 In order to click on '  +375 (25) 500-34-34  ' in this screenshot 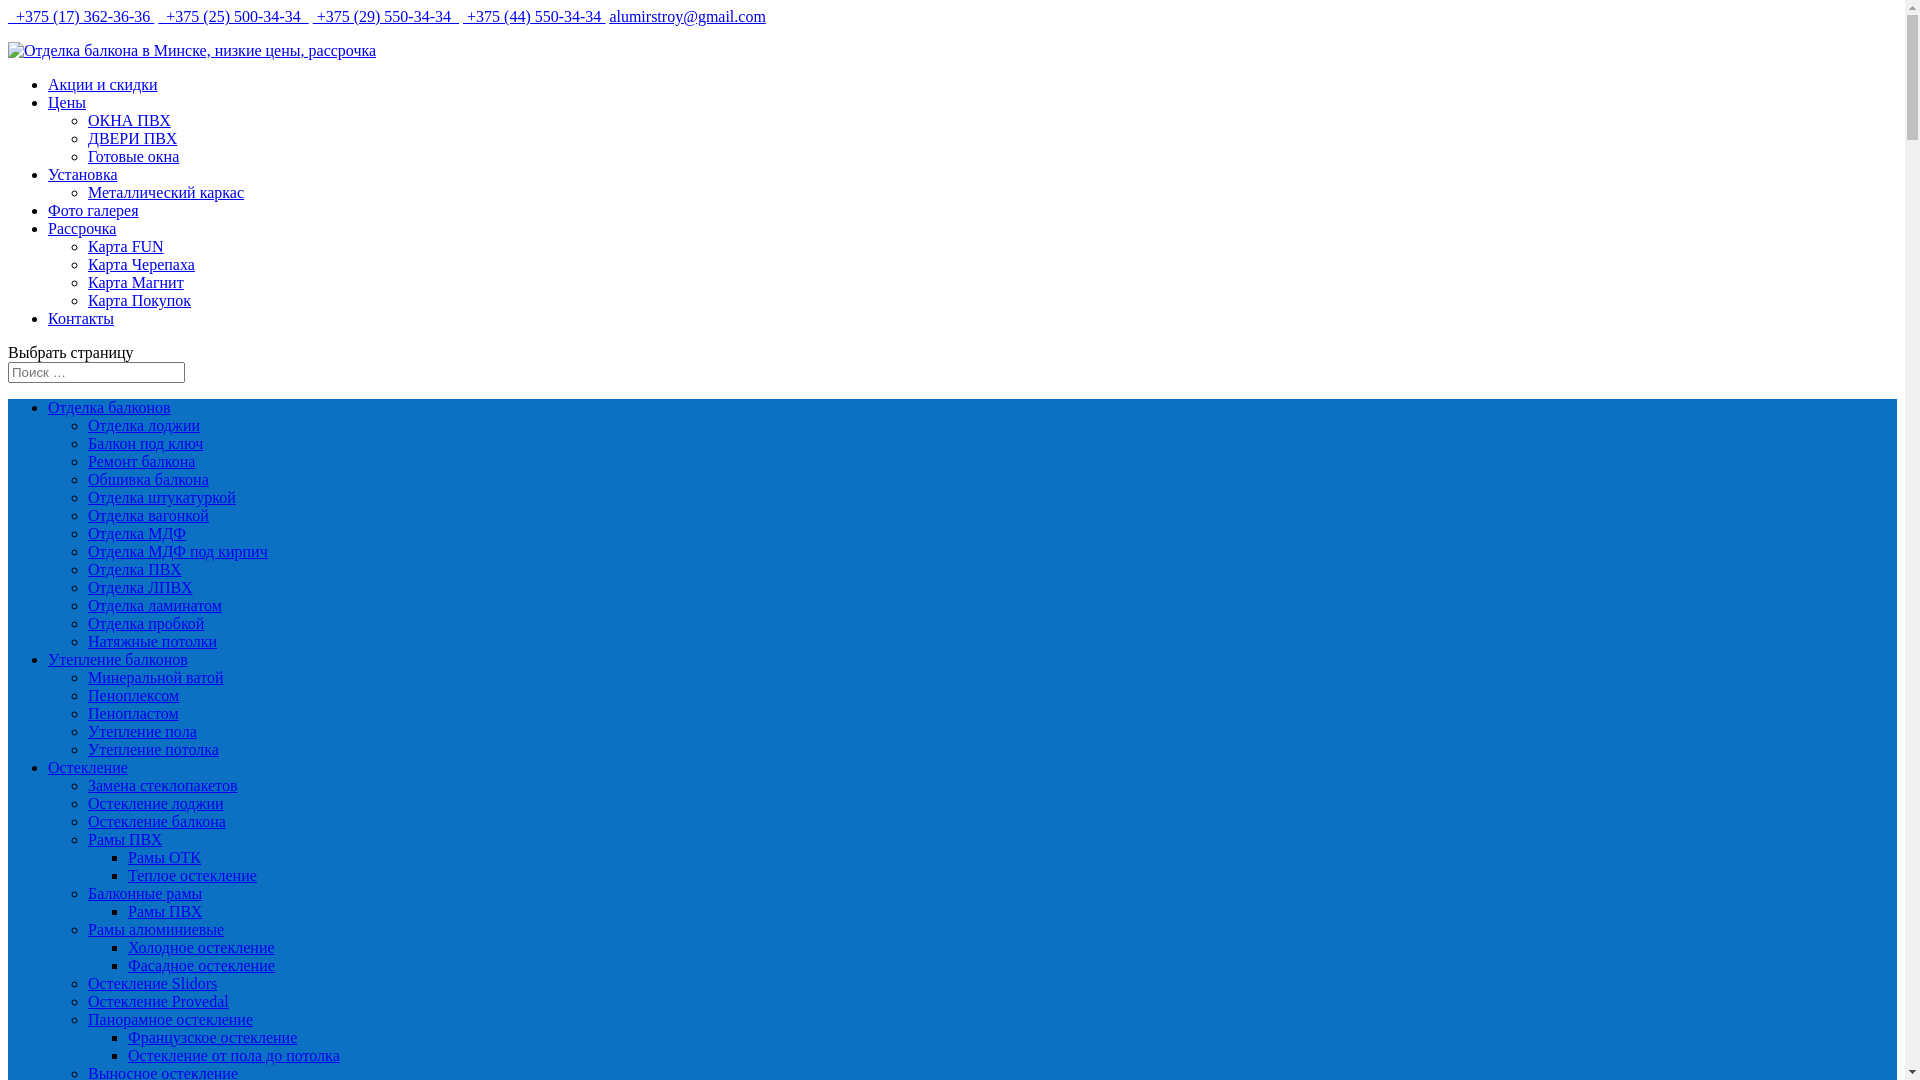, I will do `click(157, 16)`.